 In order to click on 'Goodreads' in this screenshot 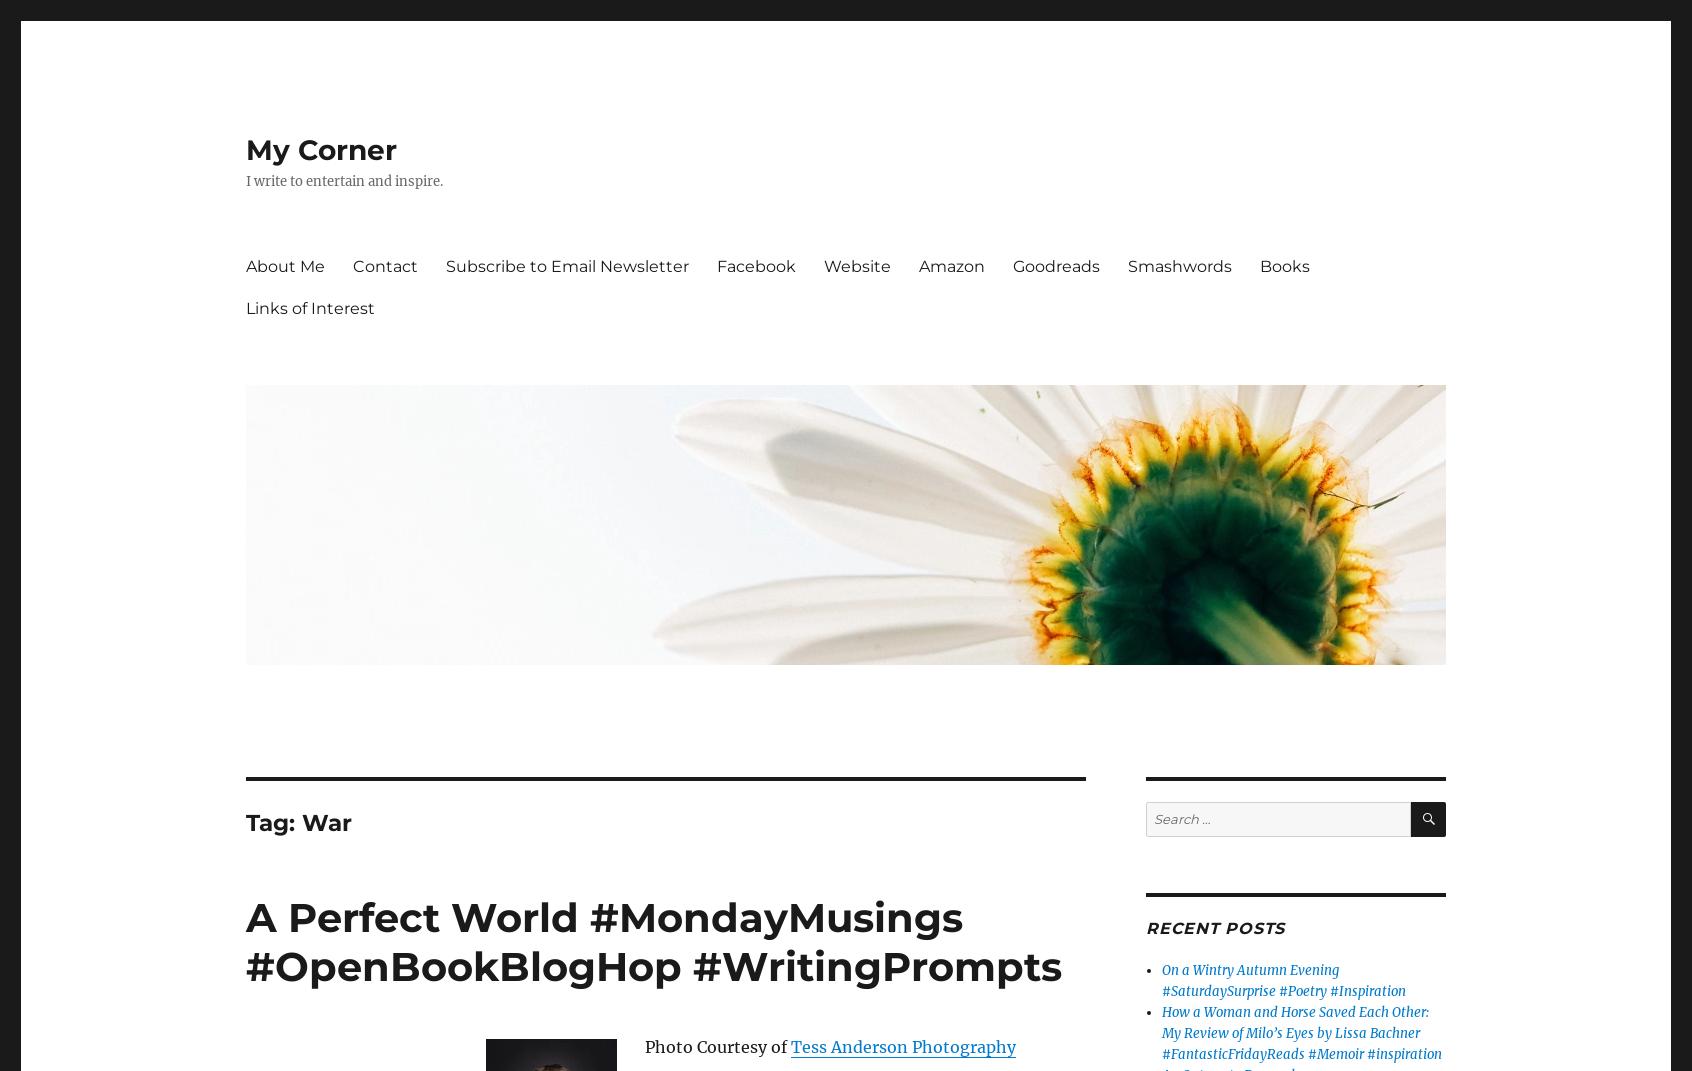, I will do `click(1055, 265)`.